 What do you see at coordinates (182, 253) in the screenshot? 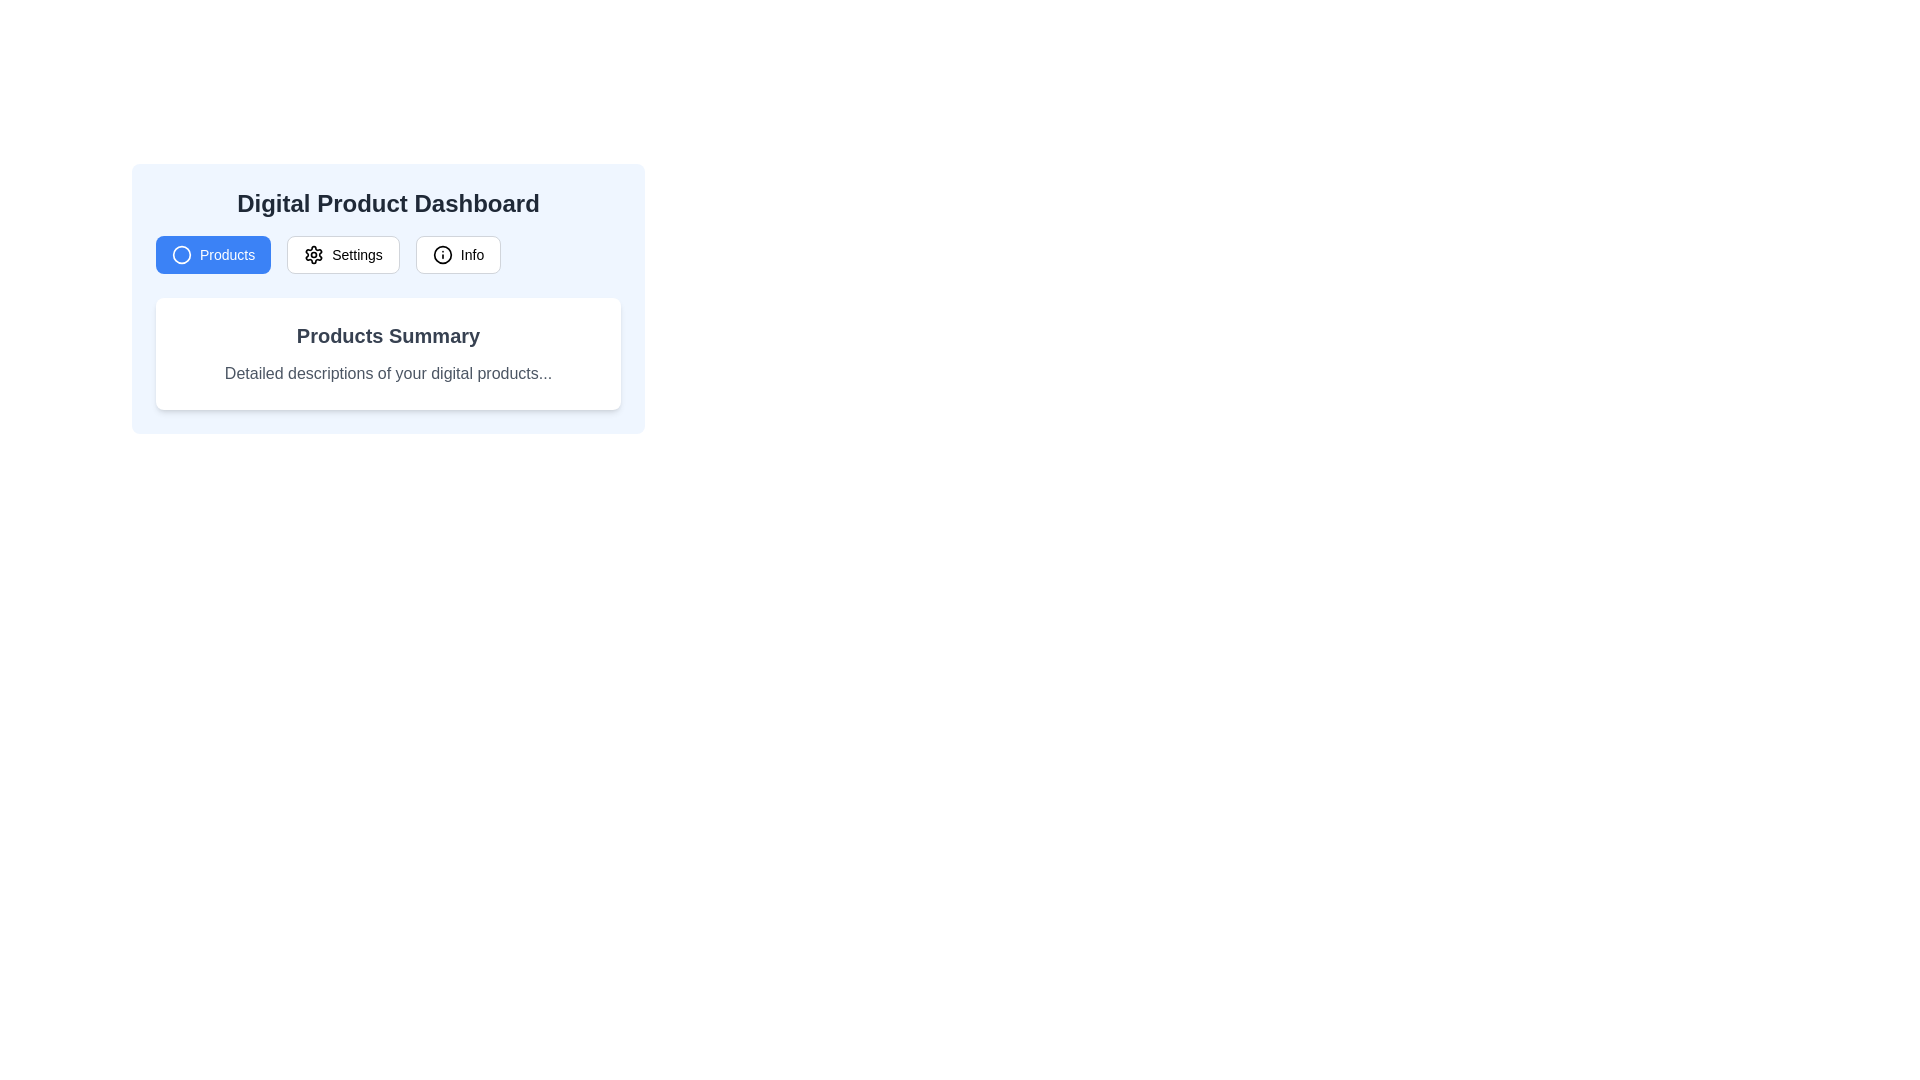
I see `the circular icon with a hollow center located to the left of the 'Products' button` at bounding box center [182, 253].